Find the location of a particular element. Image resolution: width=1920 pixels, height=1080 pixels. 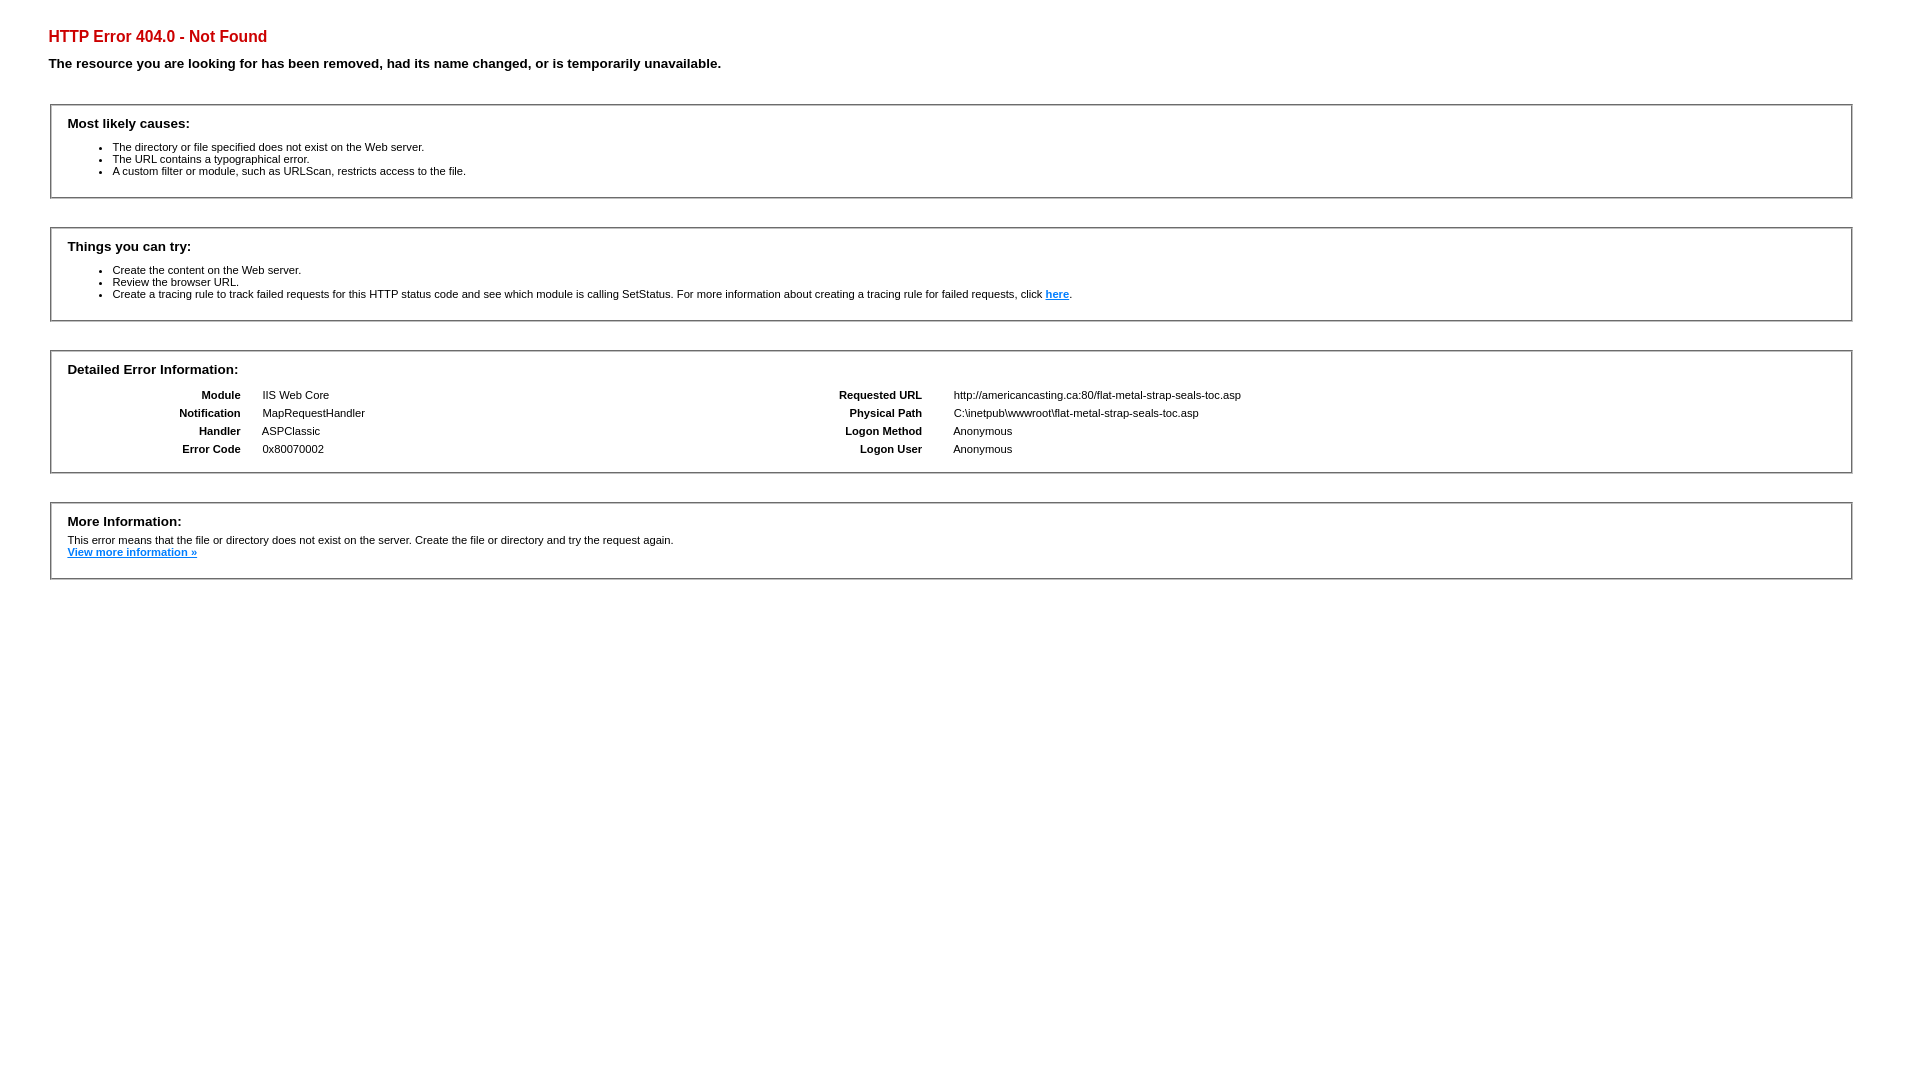

'here' is located at coordinates (1056, 293).